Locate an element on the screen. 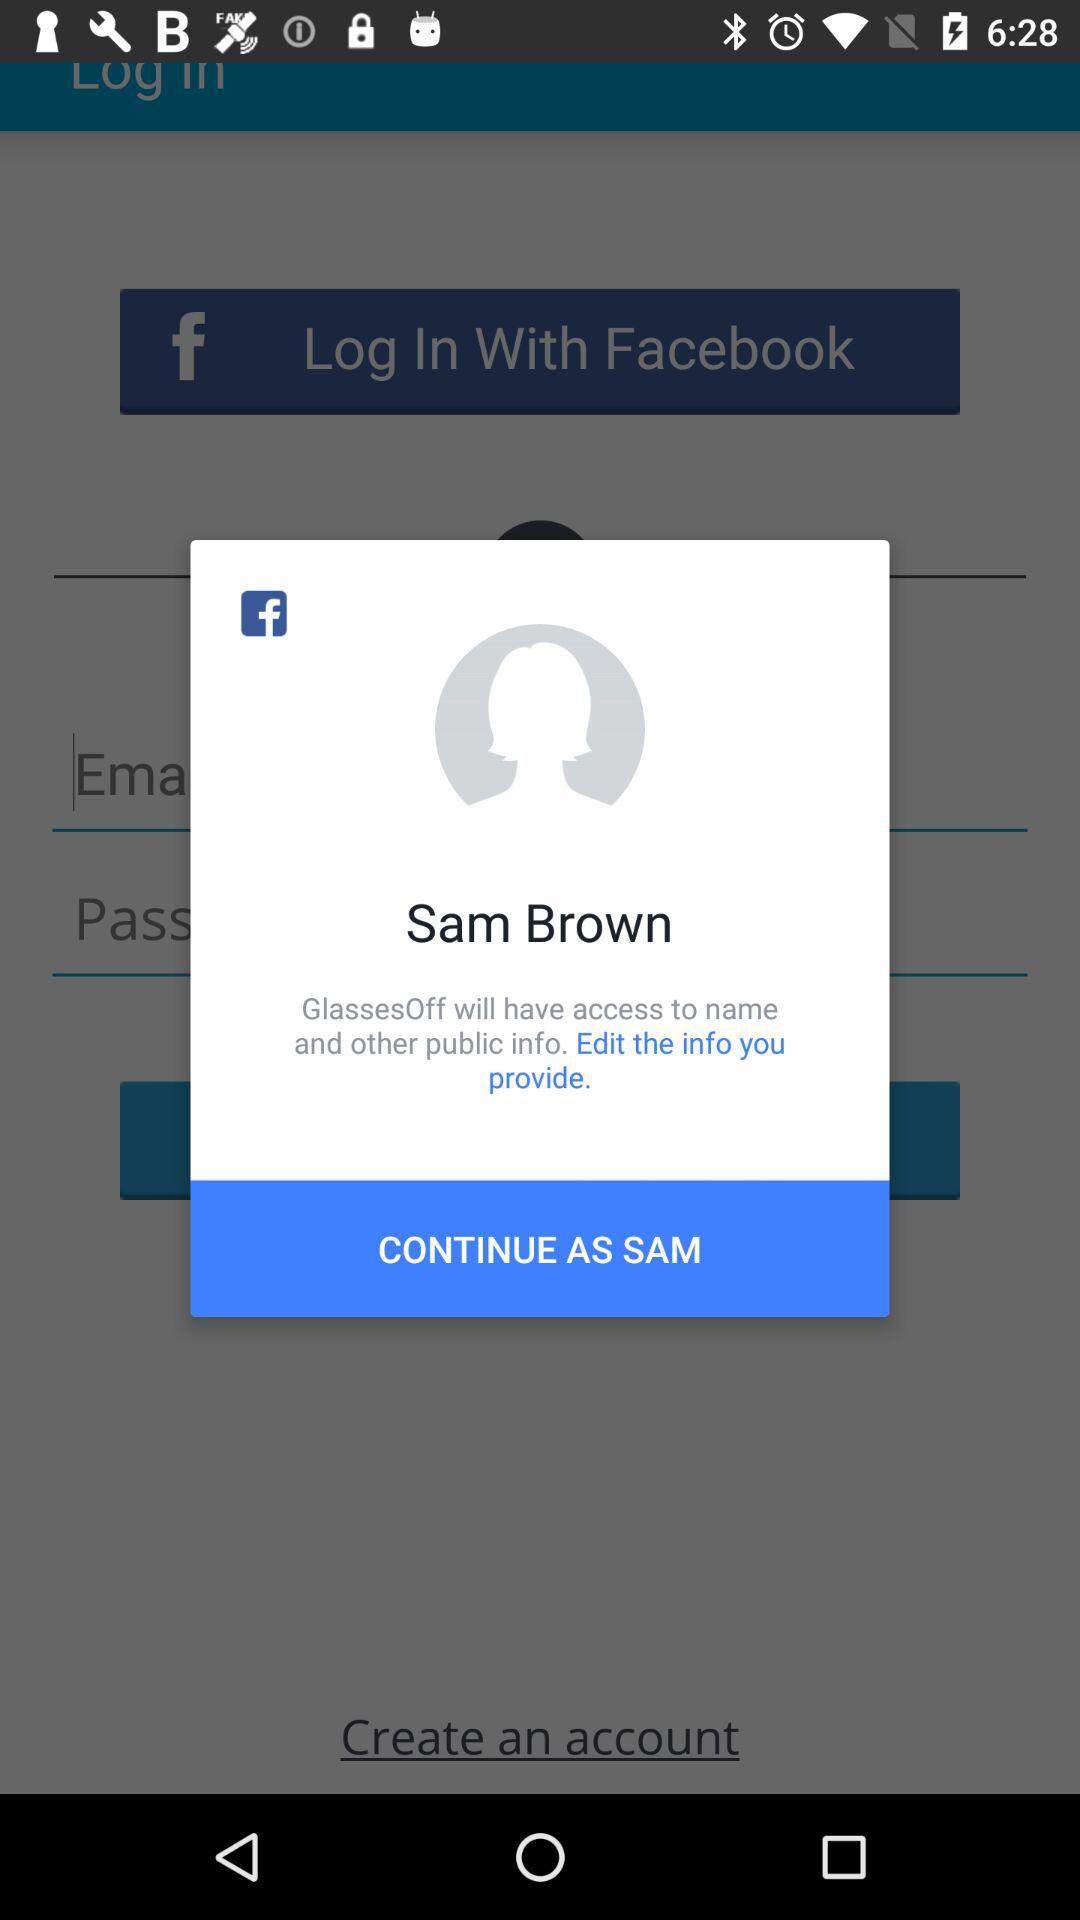  the continue as sam icon is located at coordinates (540, 1247).